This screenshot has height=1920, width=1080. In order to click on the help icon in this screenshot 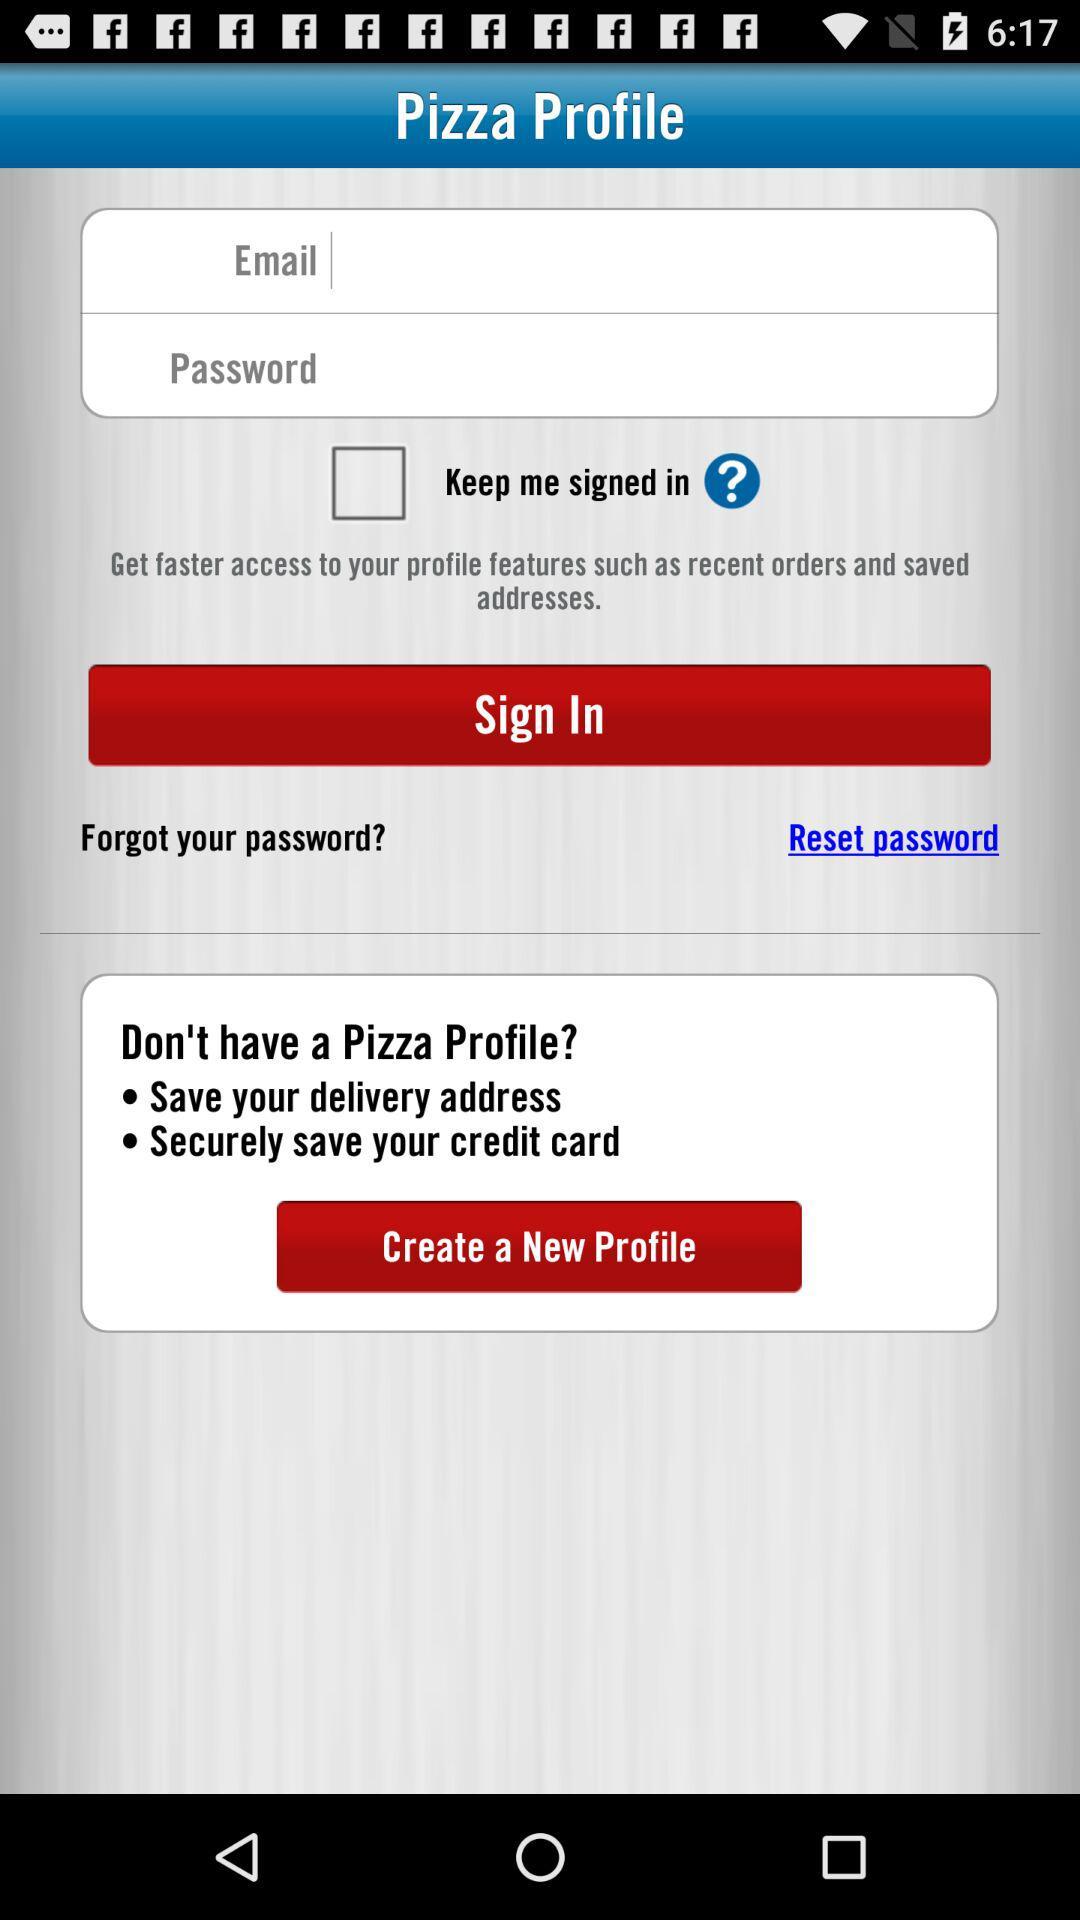, I will do `click(732, 514)`.